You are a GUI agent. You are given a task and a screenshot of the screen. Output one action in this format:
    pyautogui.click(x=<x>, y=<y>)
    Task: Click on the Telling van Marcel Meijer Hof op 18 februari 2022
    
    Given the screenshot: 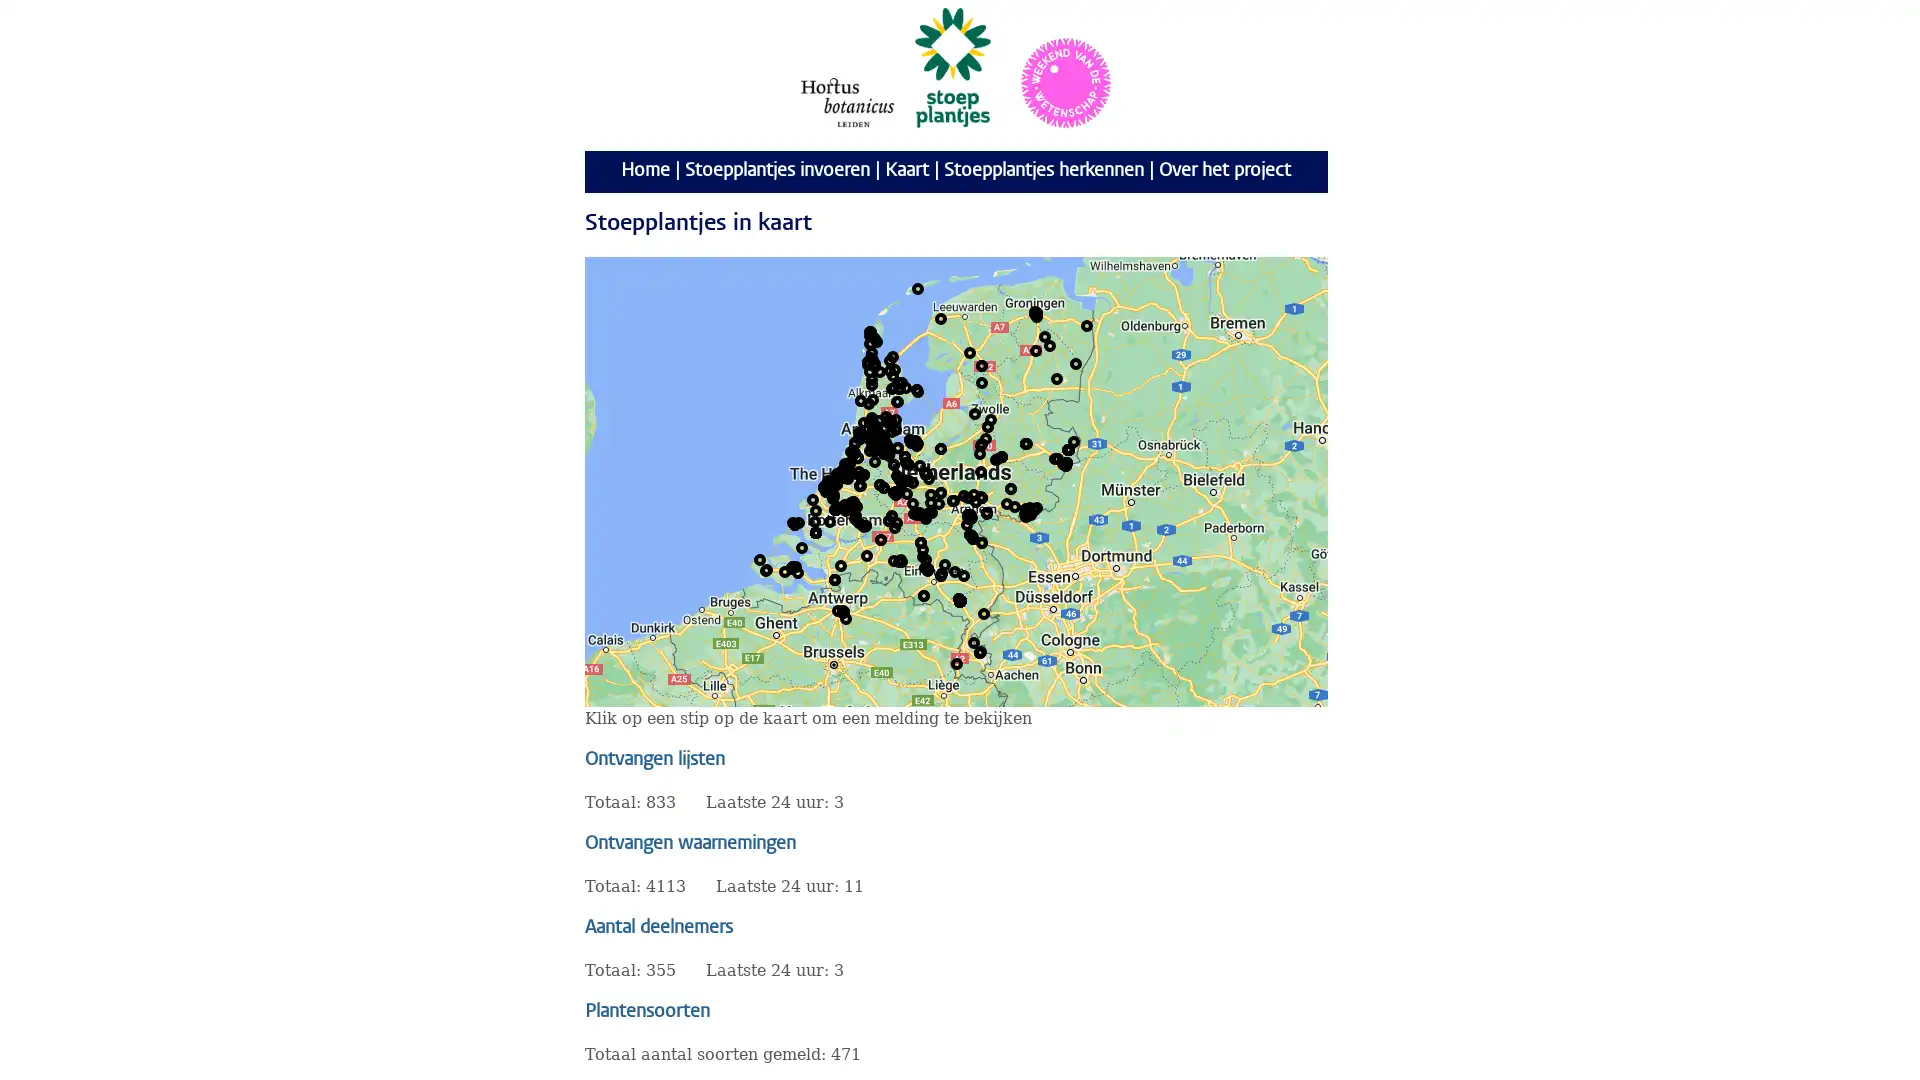 What is the action you would take?
    pyautogui.click(x=1064, y=463)
    